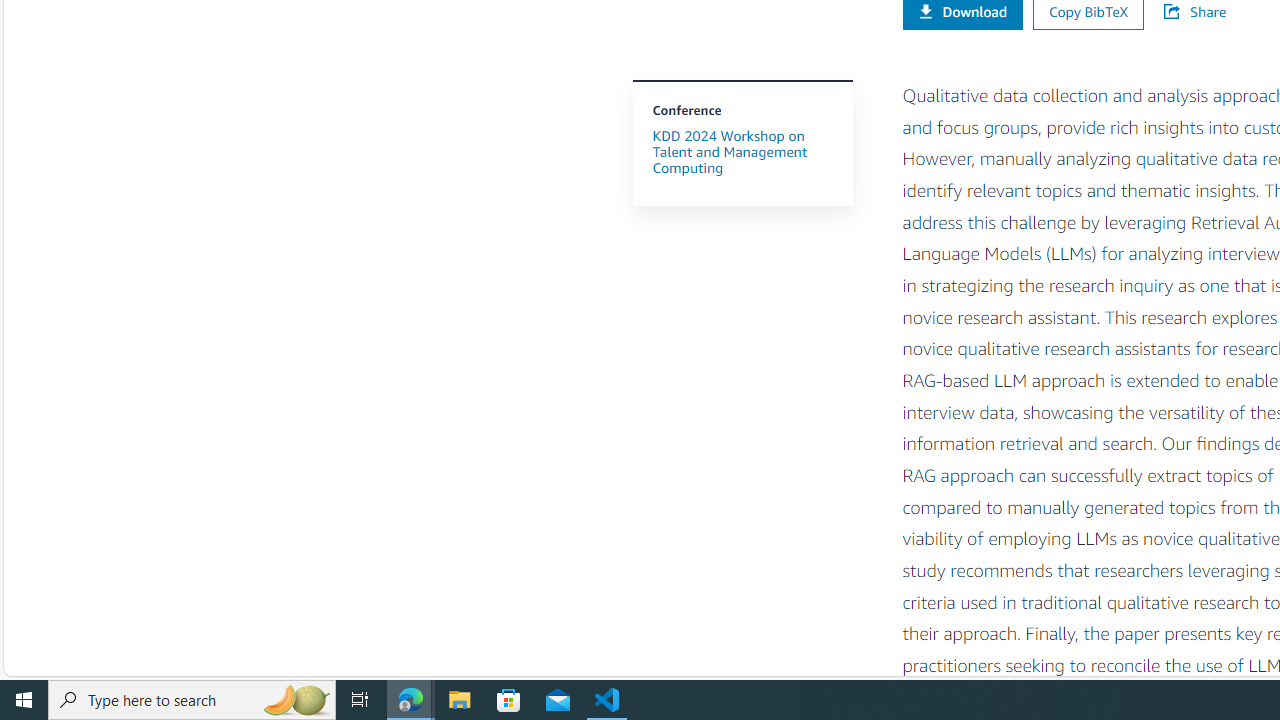 The image size is (1280, 720). What do you see at coordinates (728, 150) in the screenshot?
I see `'KDD 2024 Workshop on Talent and Management Computing'` at bounding box center [728, 150].